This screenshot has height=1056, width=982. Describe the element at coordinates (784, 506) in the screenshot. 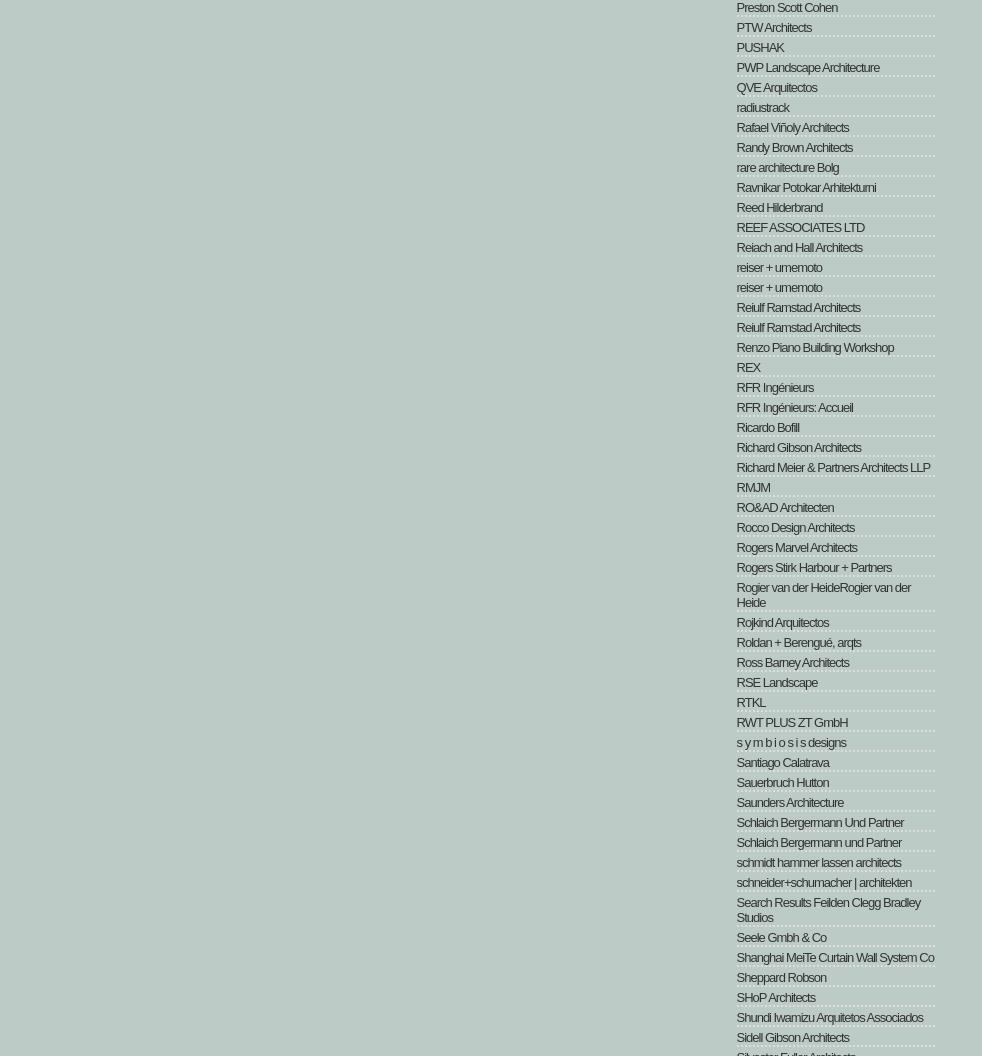

I see `'RO&AD Architecten'` at that location.